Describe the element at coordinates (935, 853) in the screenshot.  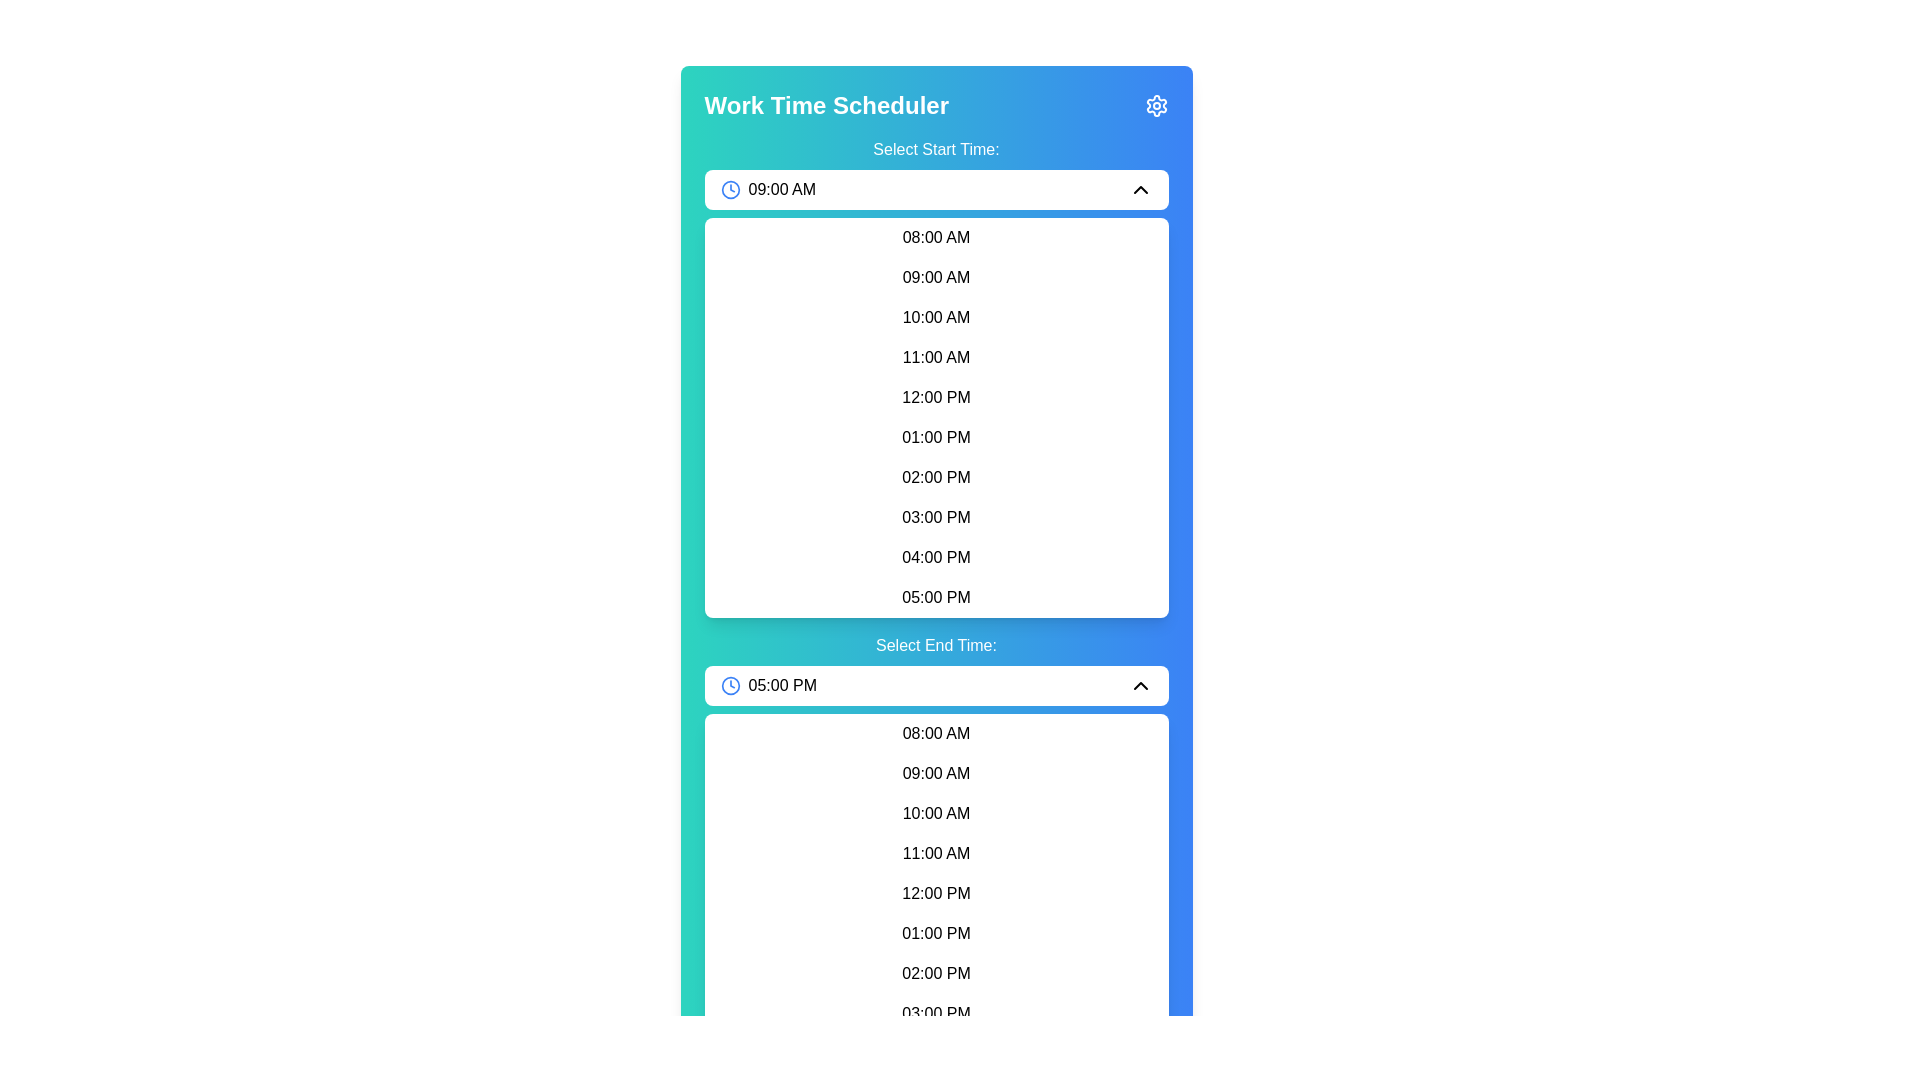
I see `the fourth selectable time slot in the list used for scheduling, positioned below the 'Select End Time:' label` at that location.